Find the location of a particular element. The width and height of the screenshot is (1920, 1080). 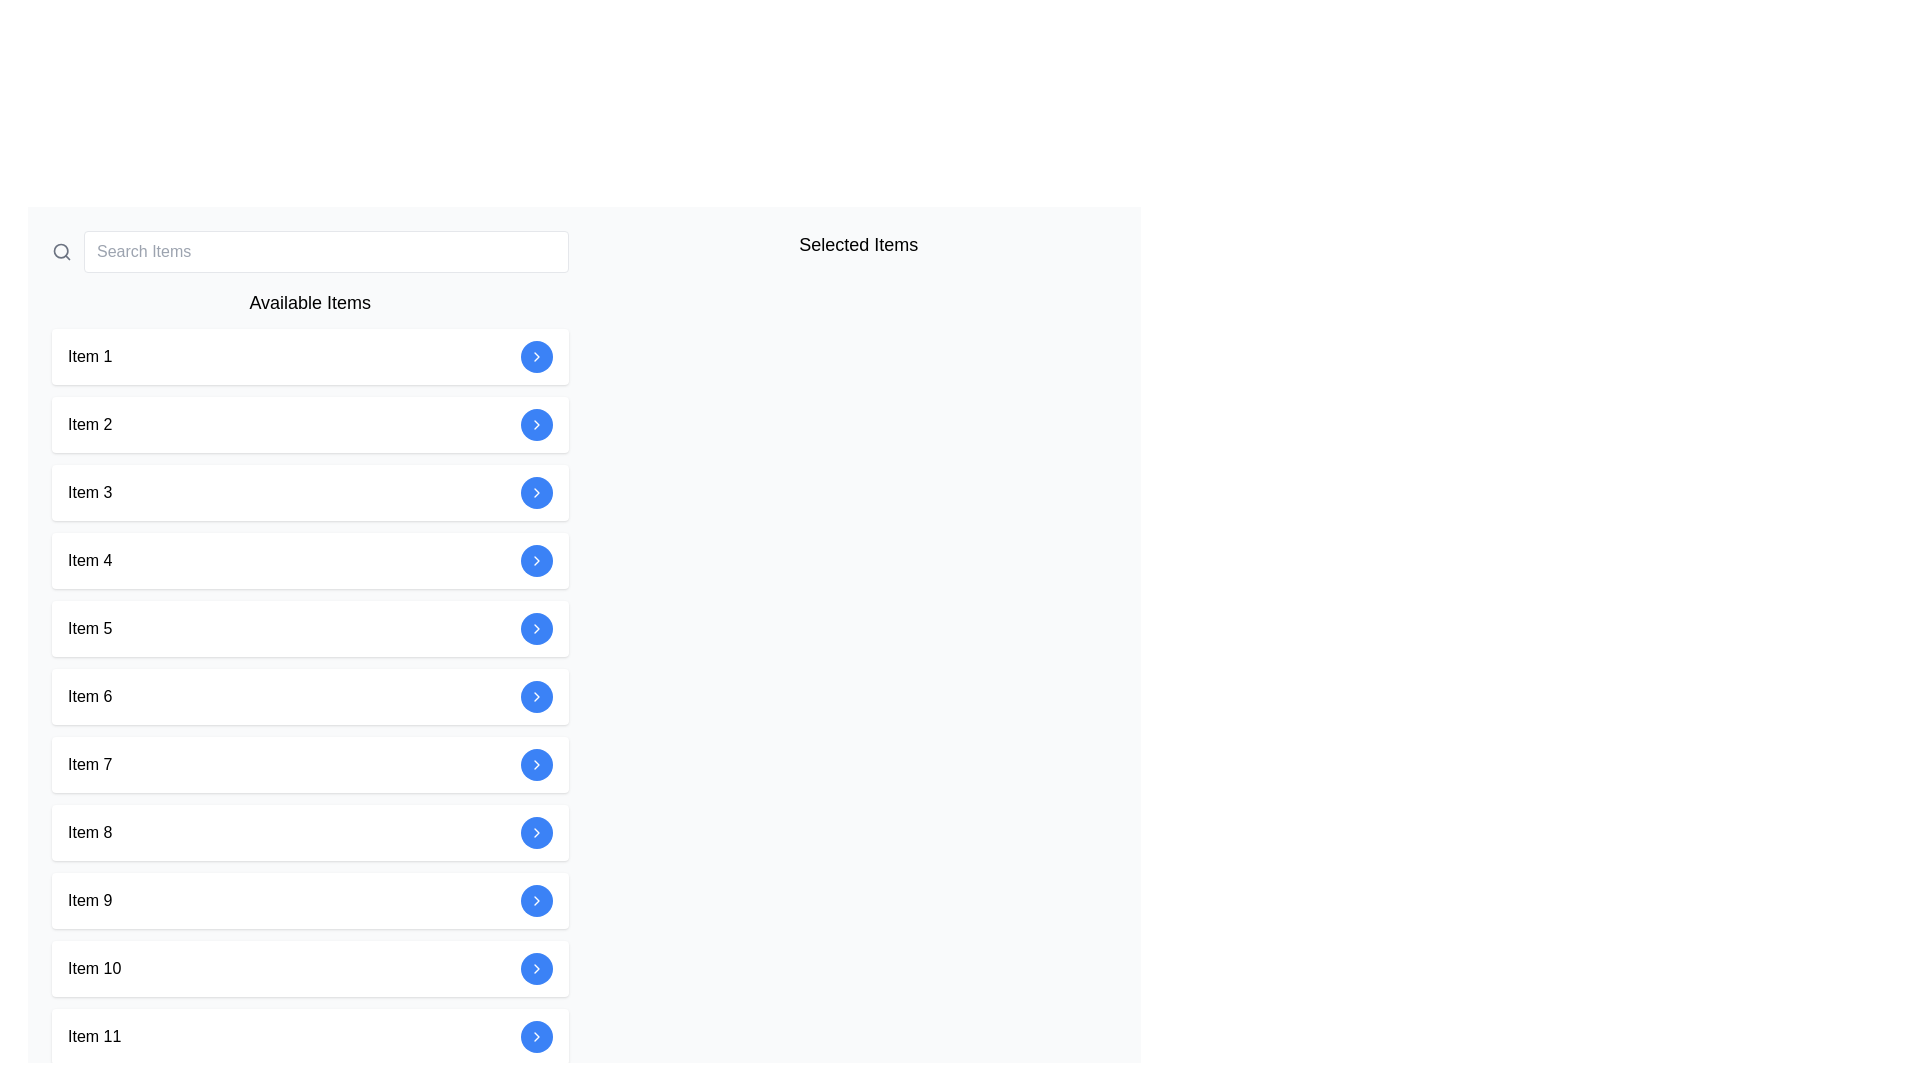

the right-pointing chevron icon inside the circular blue button, which serves as the navigation indicator for the 'Item 4' list entry is located at coordinates (536, 560).